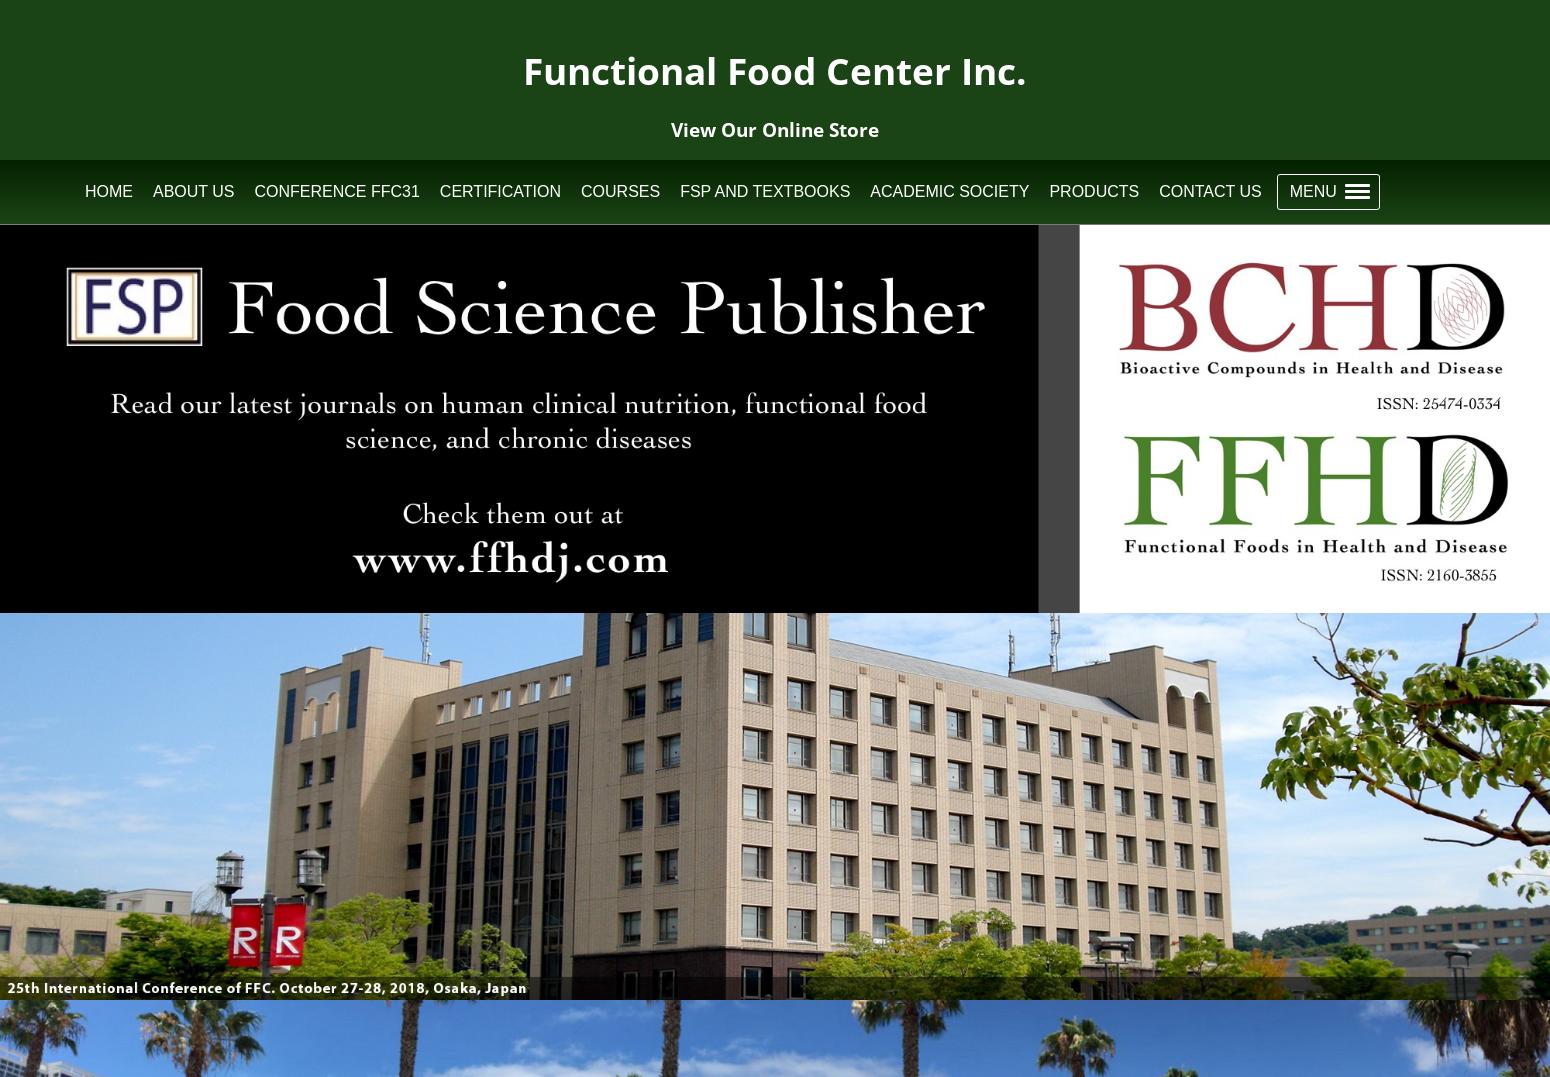 This screenshot has height=1077, width=1550. I want to click on 'Products', so click(1092, 190).